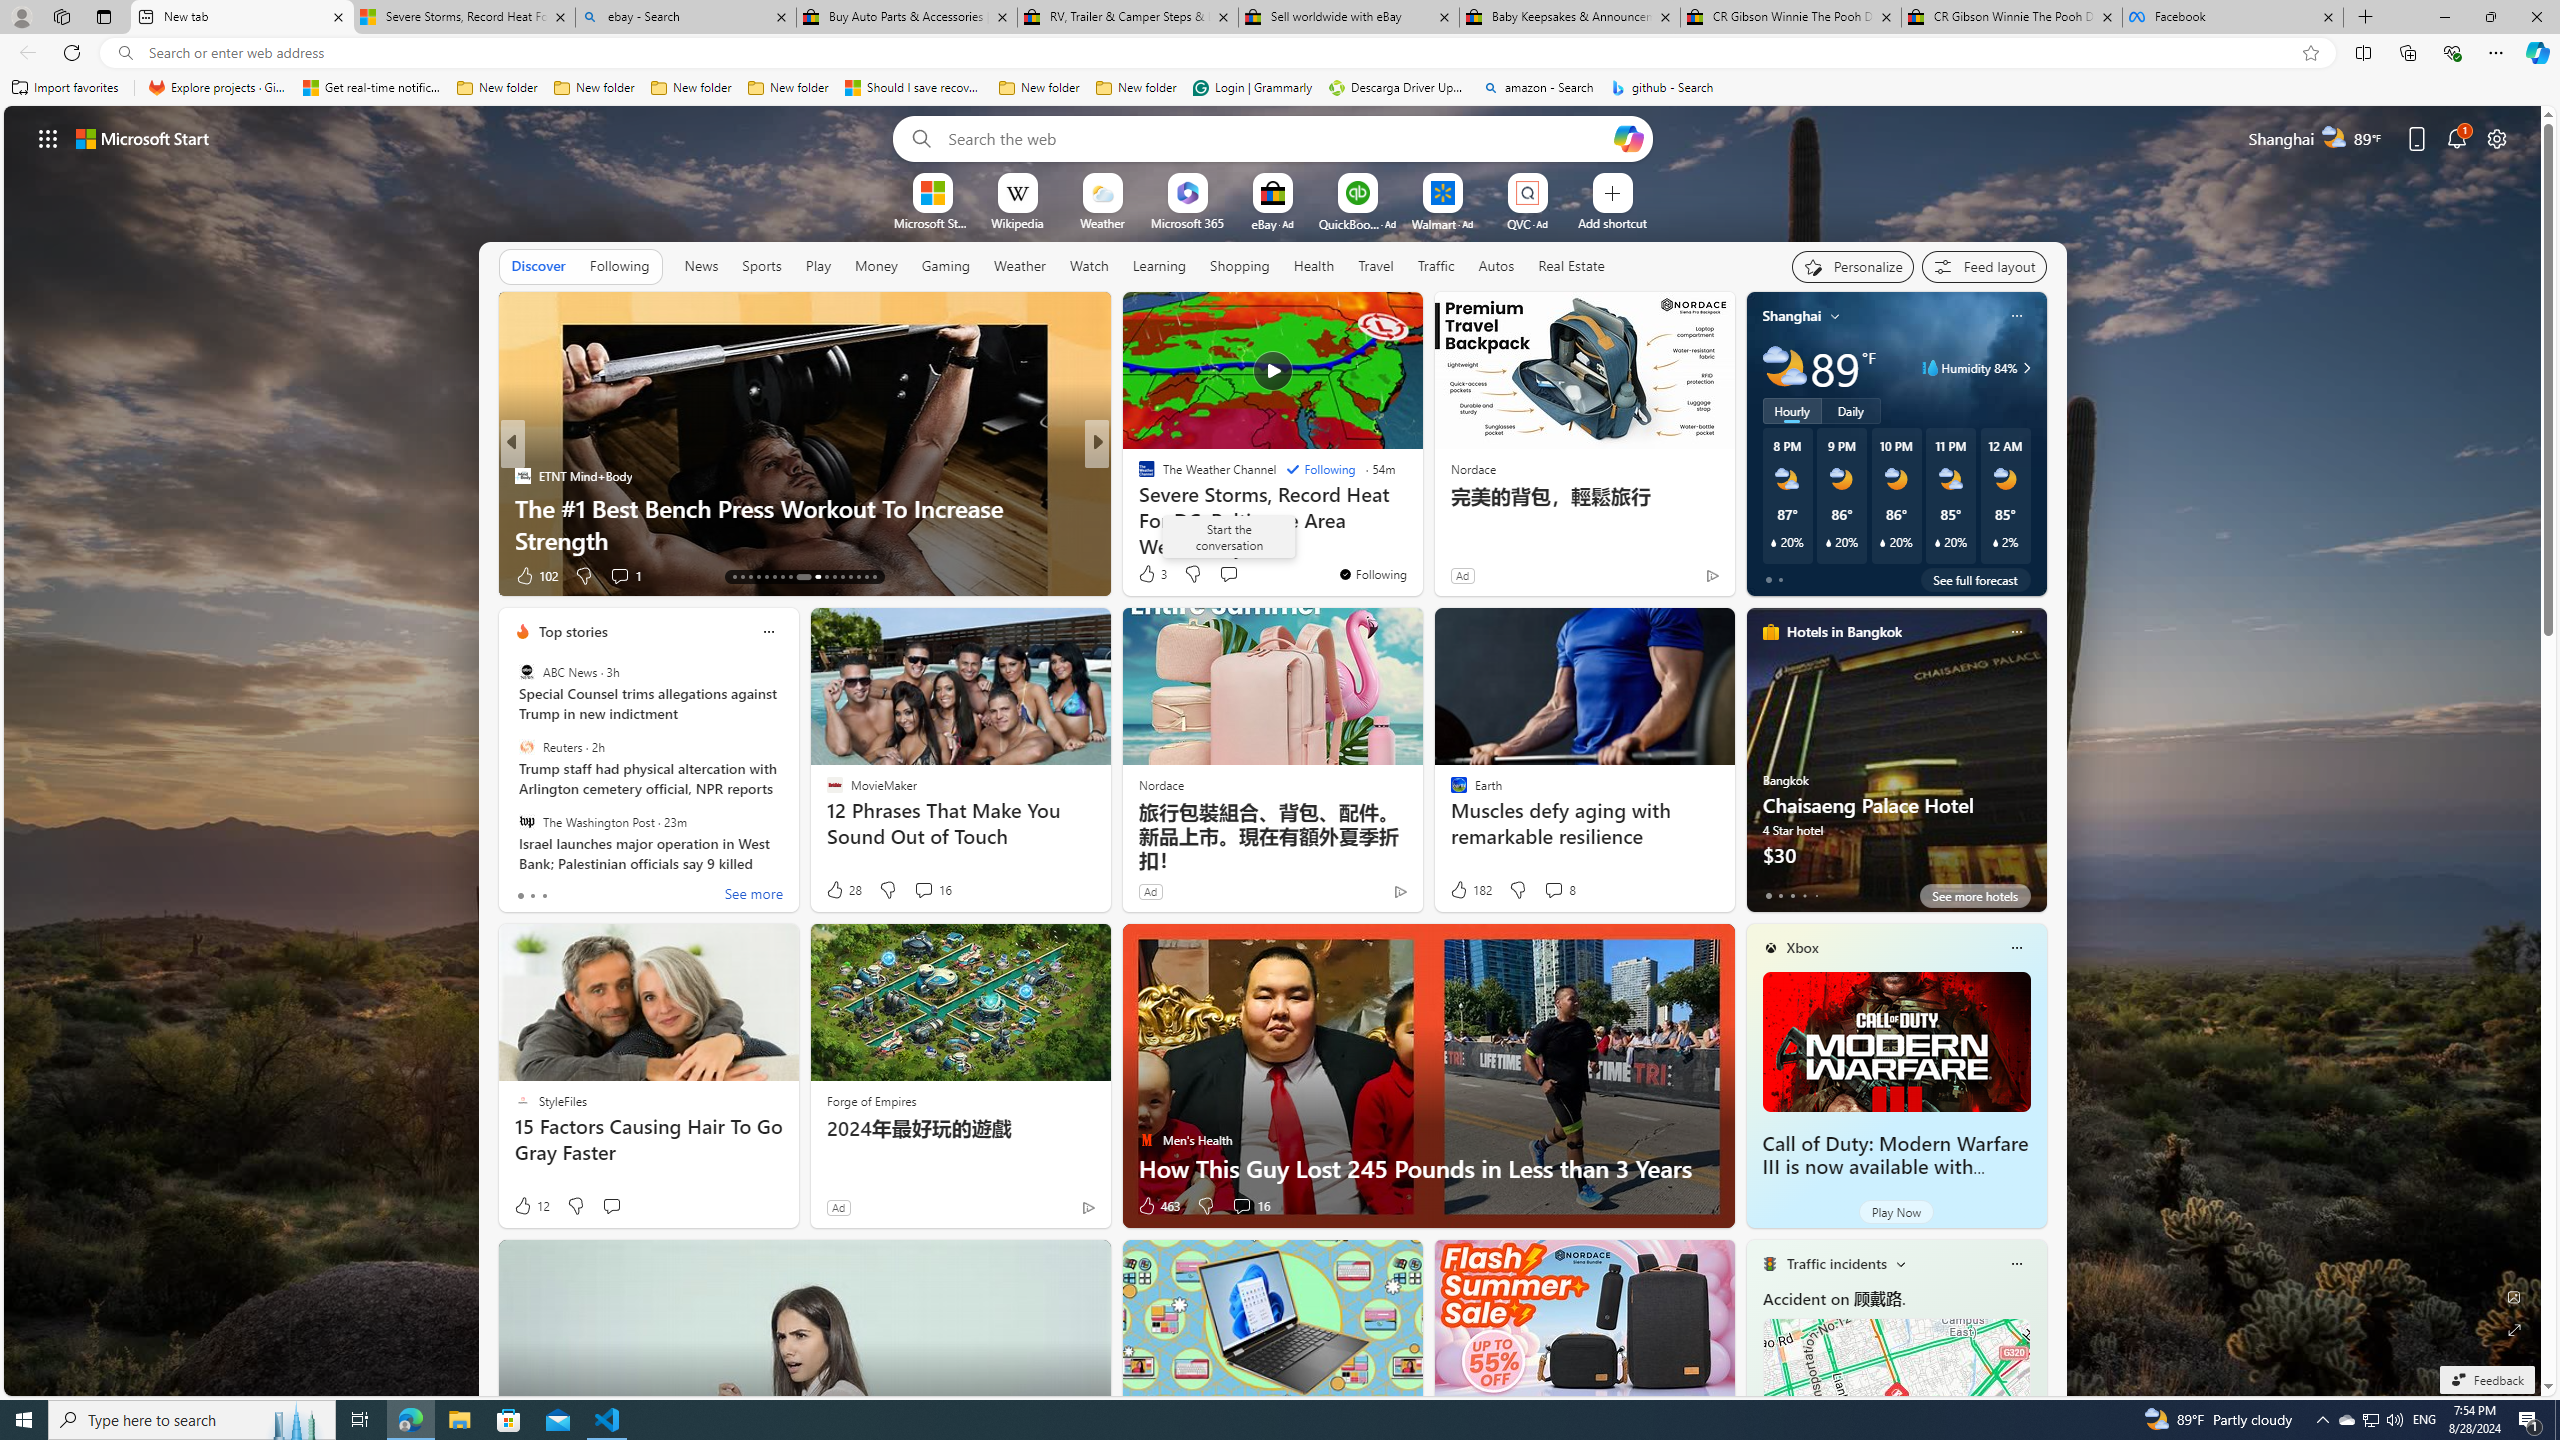 Image resolution: width=2560 pixels, height=1440 pixels. What do you see at coordinates (1895, 767) in the screenshot?
I see `'Chaisaeng Palace Hotel'` at bounding box center [1895, 767].